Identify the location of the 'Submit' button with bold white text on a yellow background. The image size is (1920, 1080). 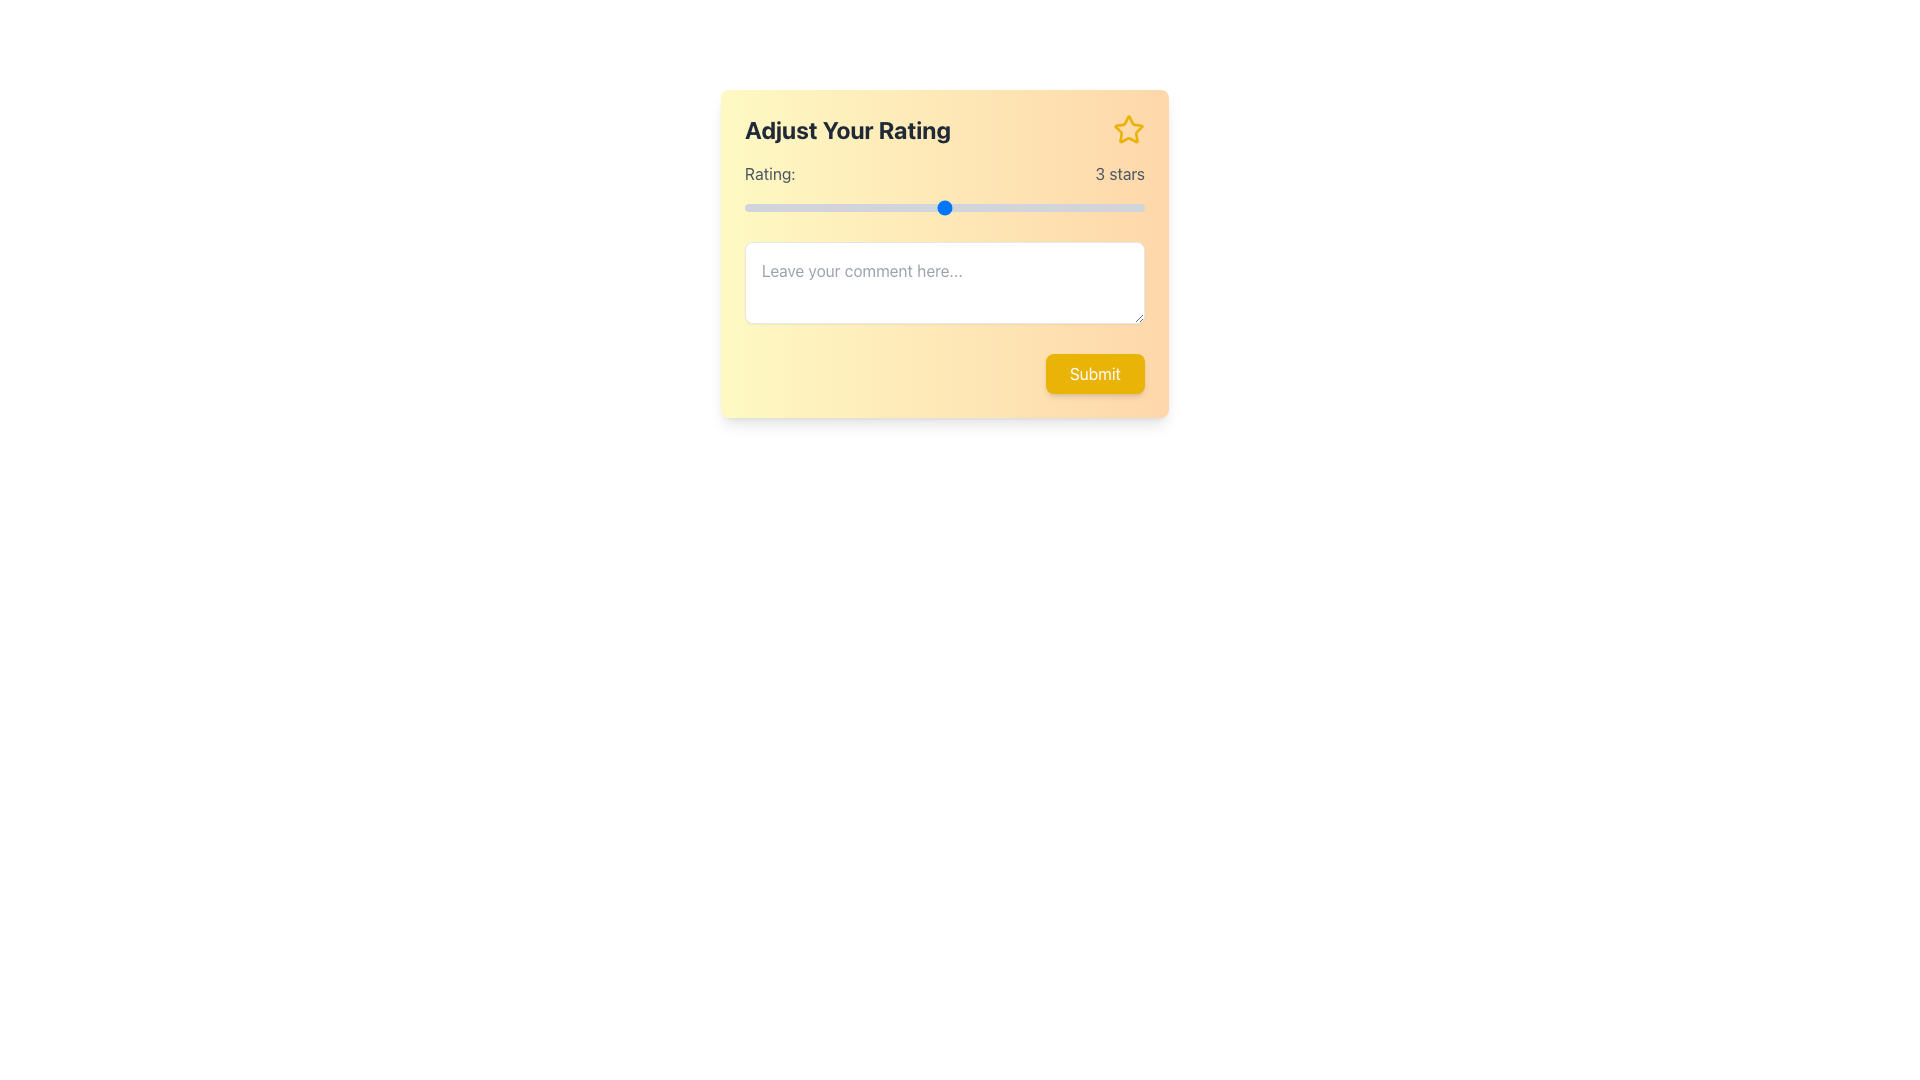
(1094, 374).